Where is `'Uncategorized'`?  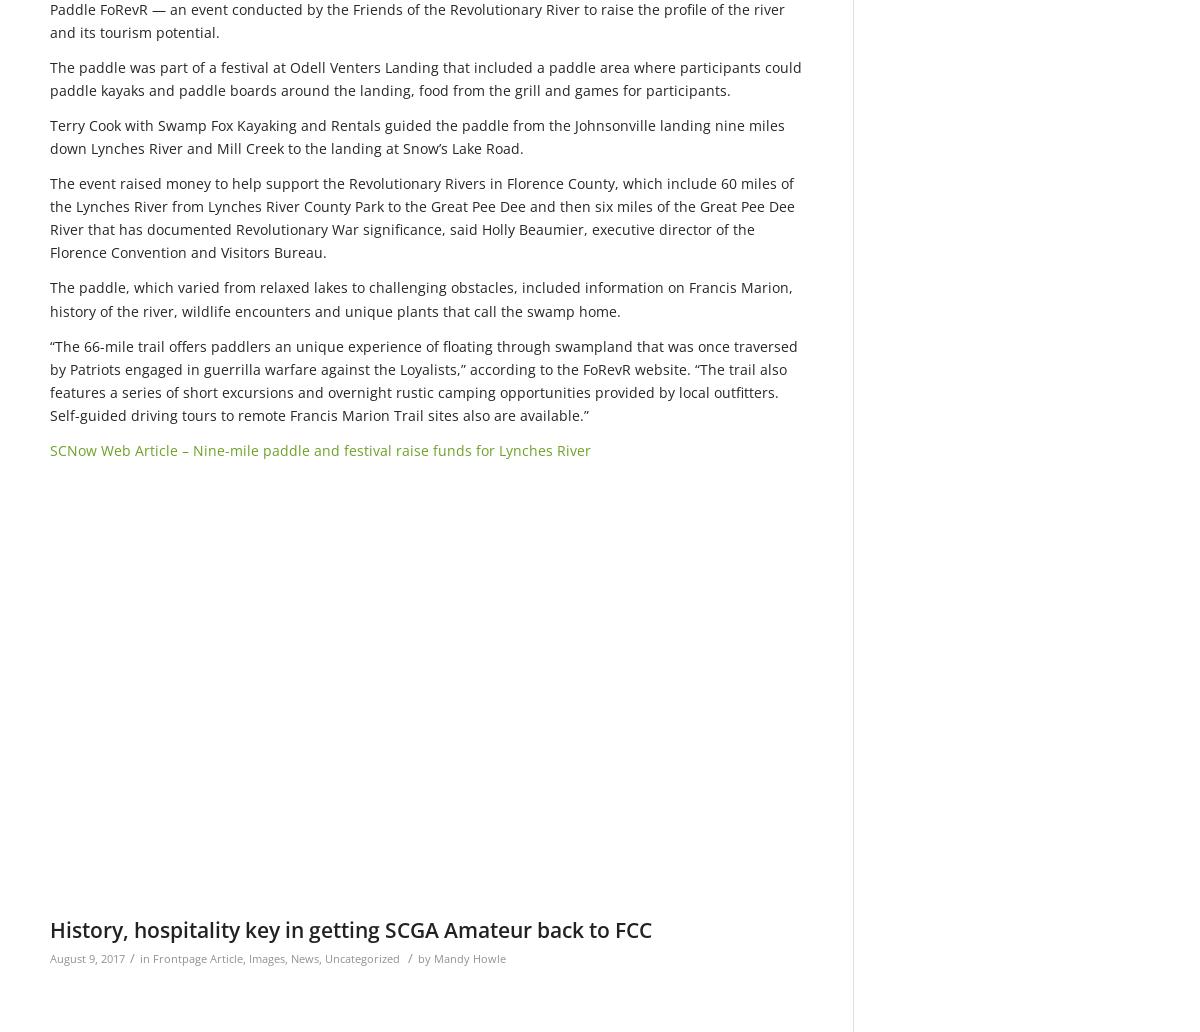
'Uncategorized' is located at coordinates (362, 957).